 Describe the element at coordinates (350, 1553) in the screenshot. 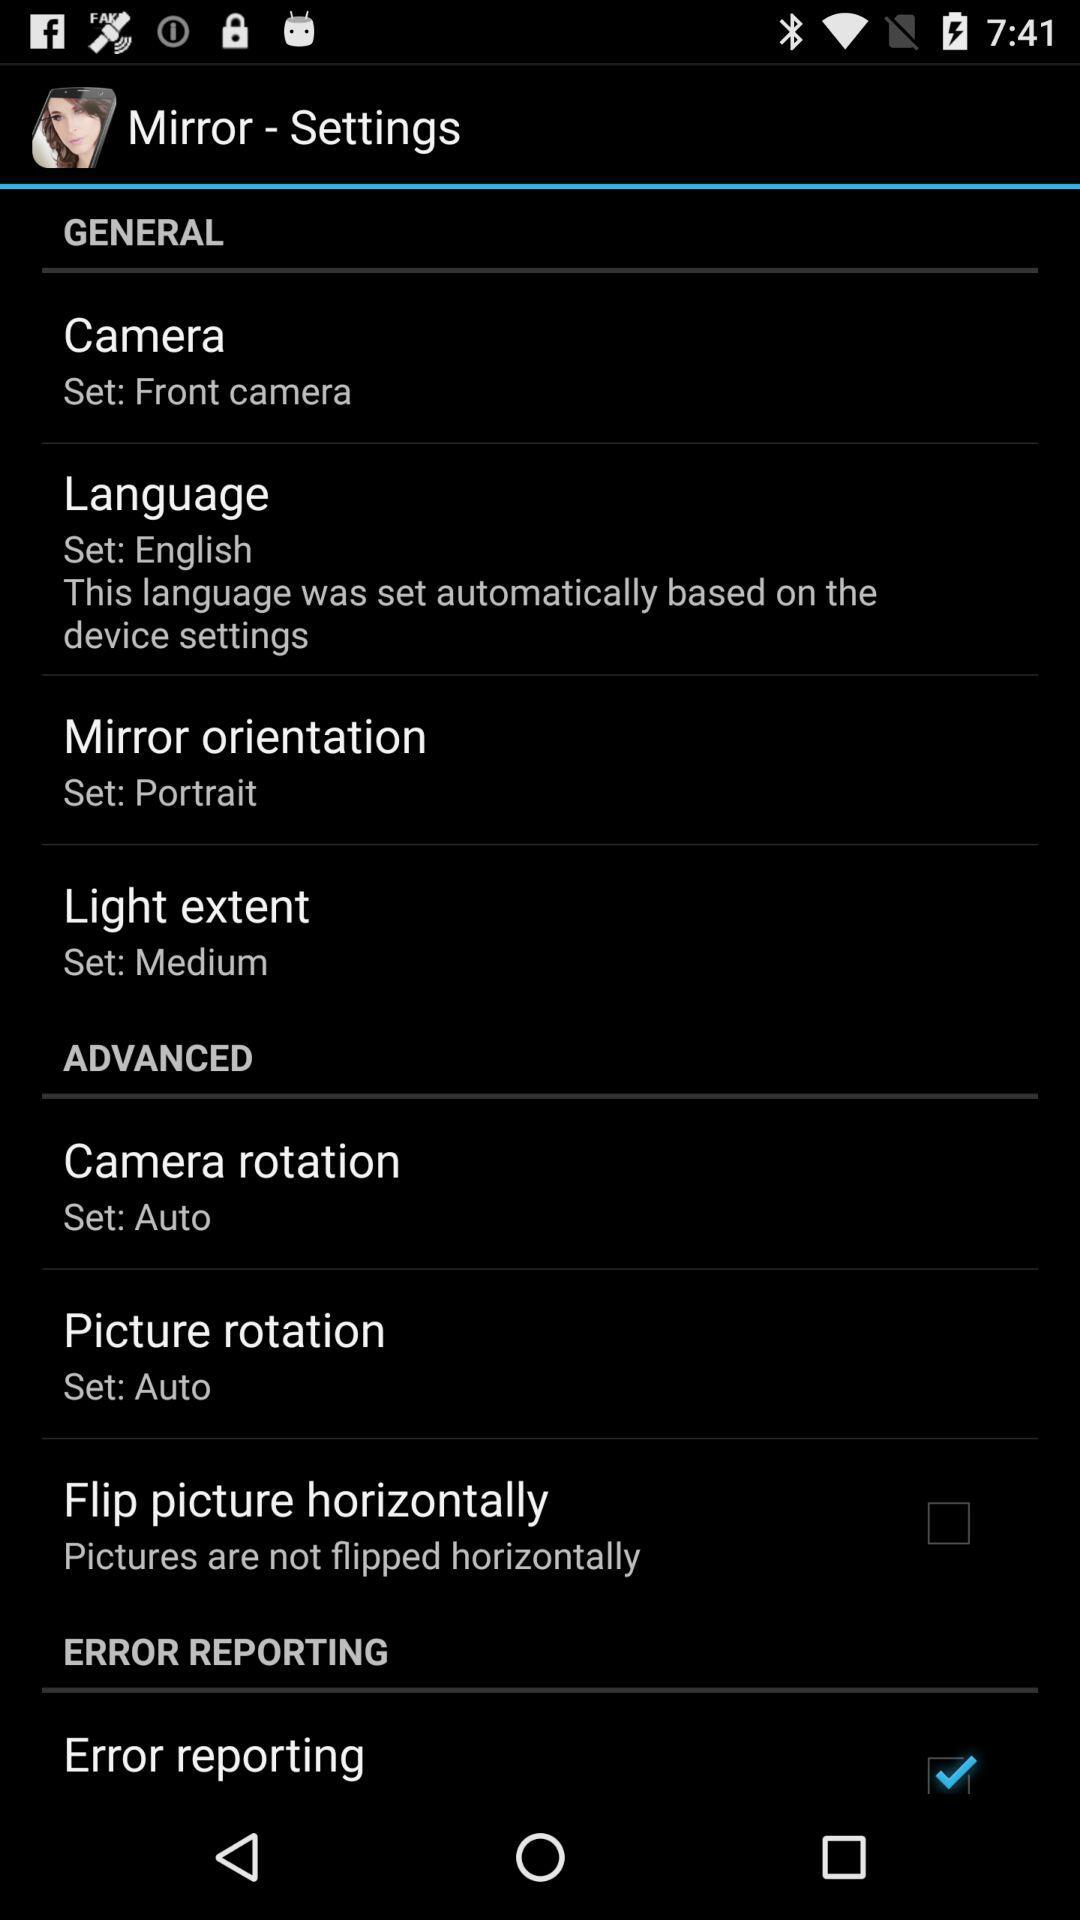

I see `item below the flip picture horizontally item` at that location.